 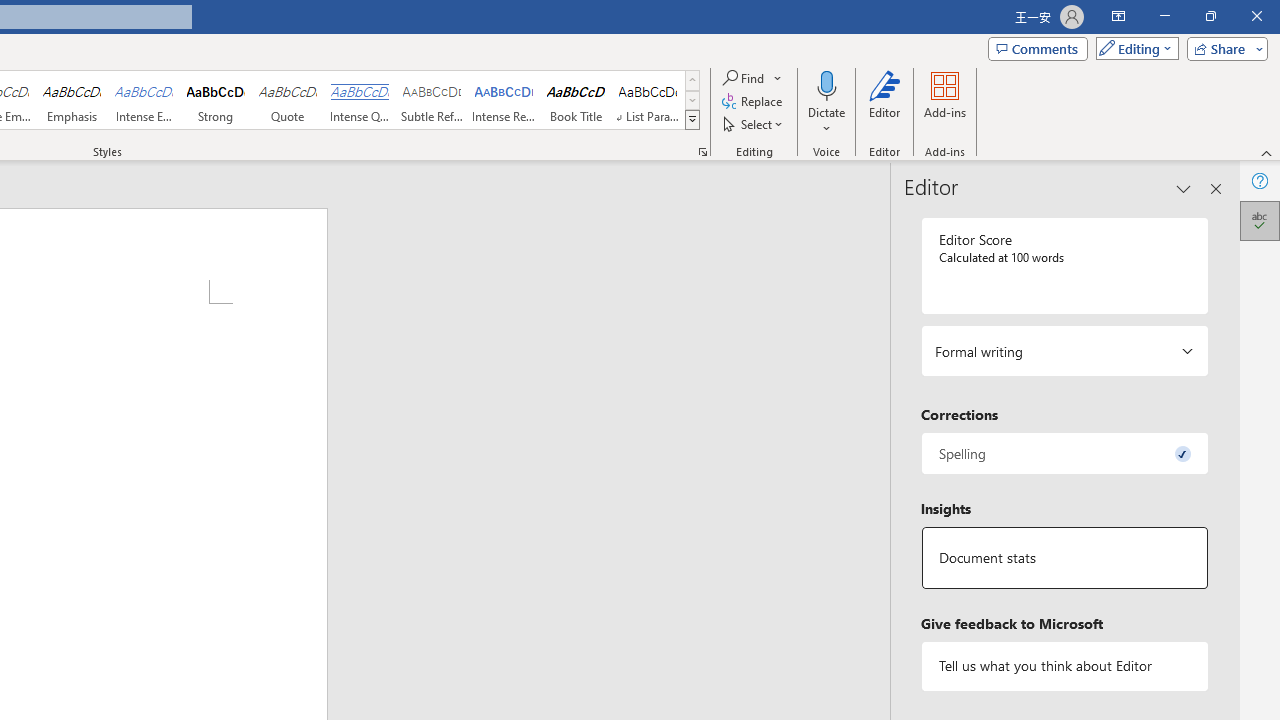 I want to click on 'Emphasis', so click(x=71, y=100).